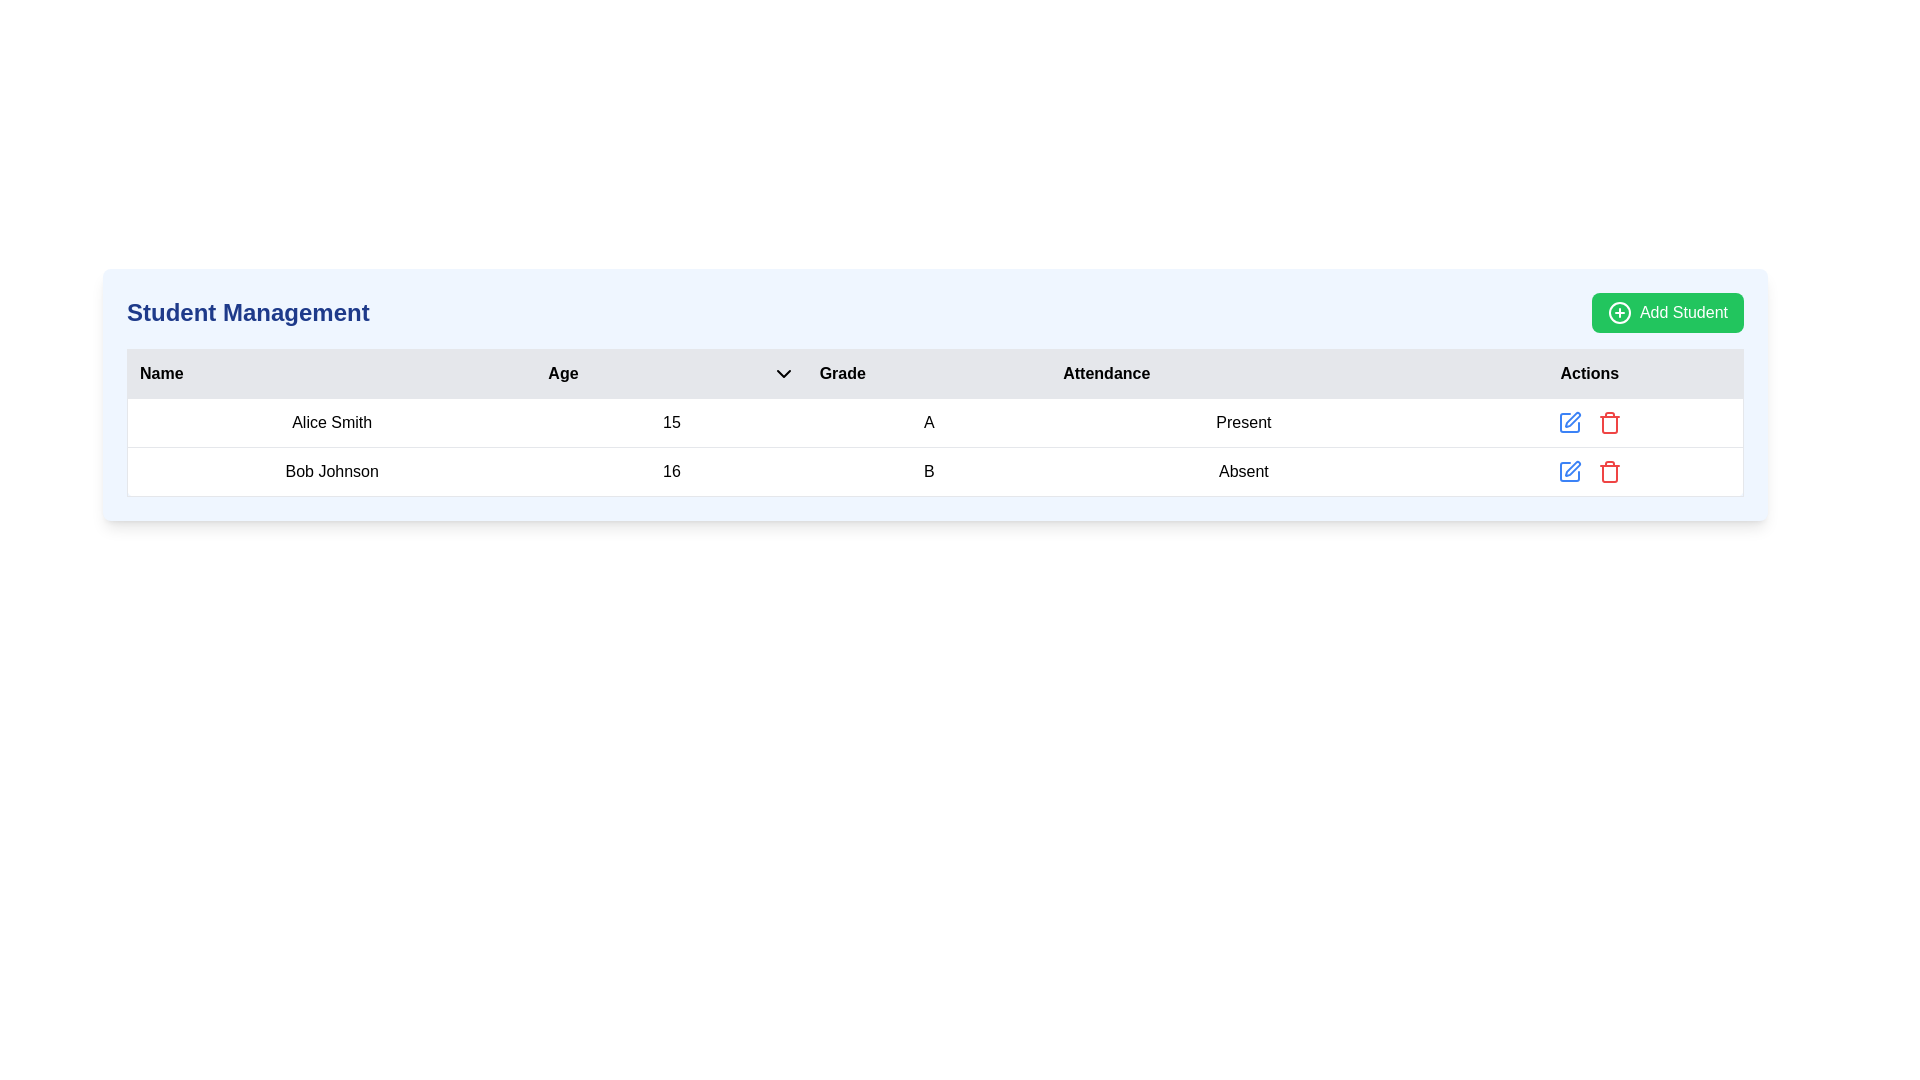  What do you see at coordinates (1568, 422) in the screenshot?
I see `the pencil icon button in the 'Actions' column of the first row of the table` at bounding box center [1568, 422].